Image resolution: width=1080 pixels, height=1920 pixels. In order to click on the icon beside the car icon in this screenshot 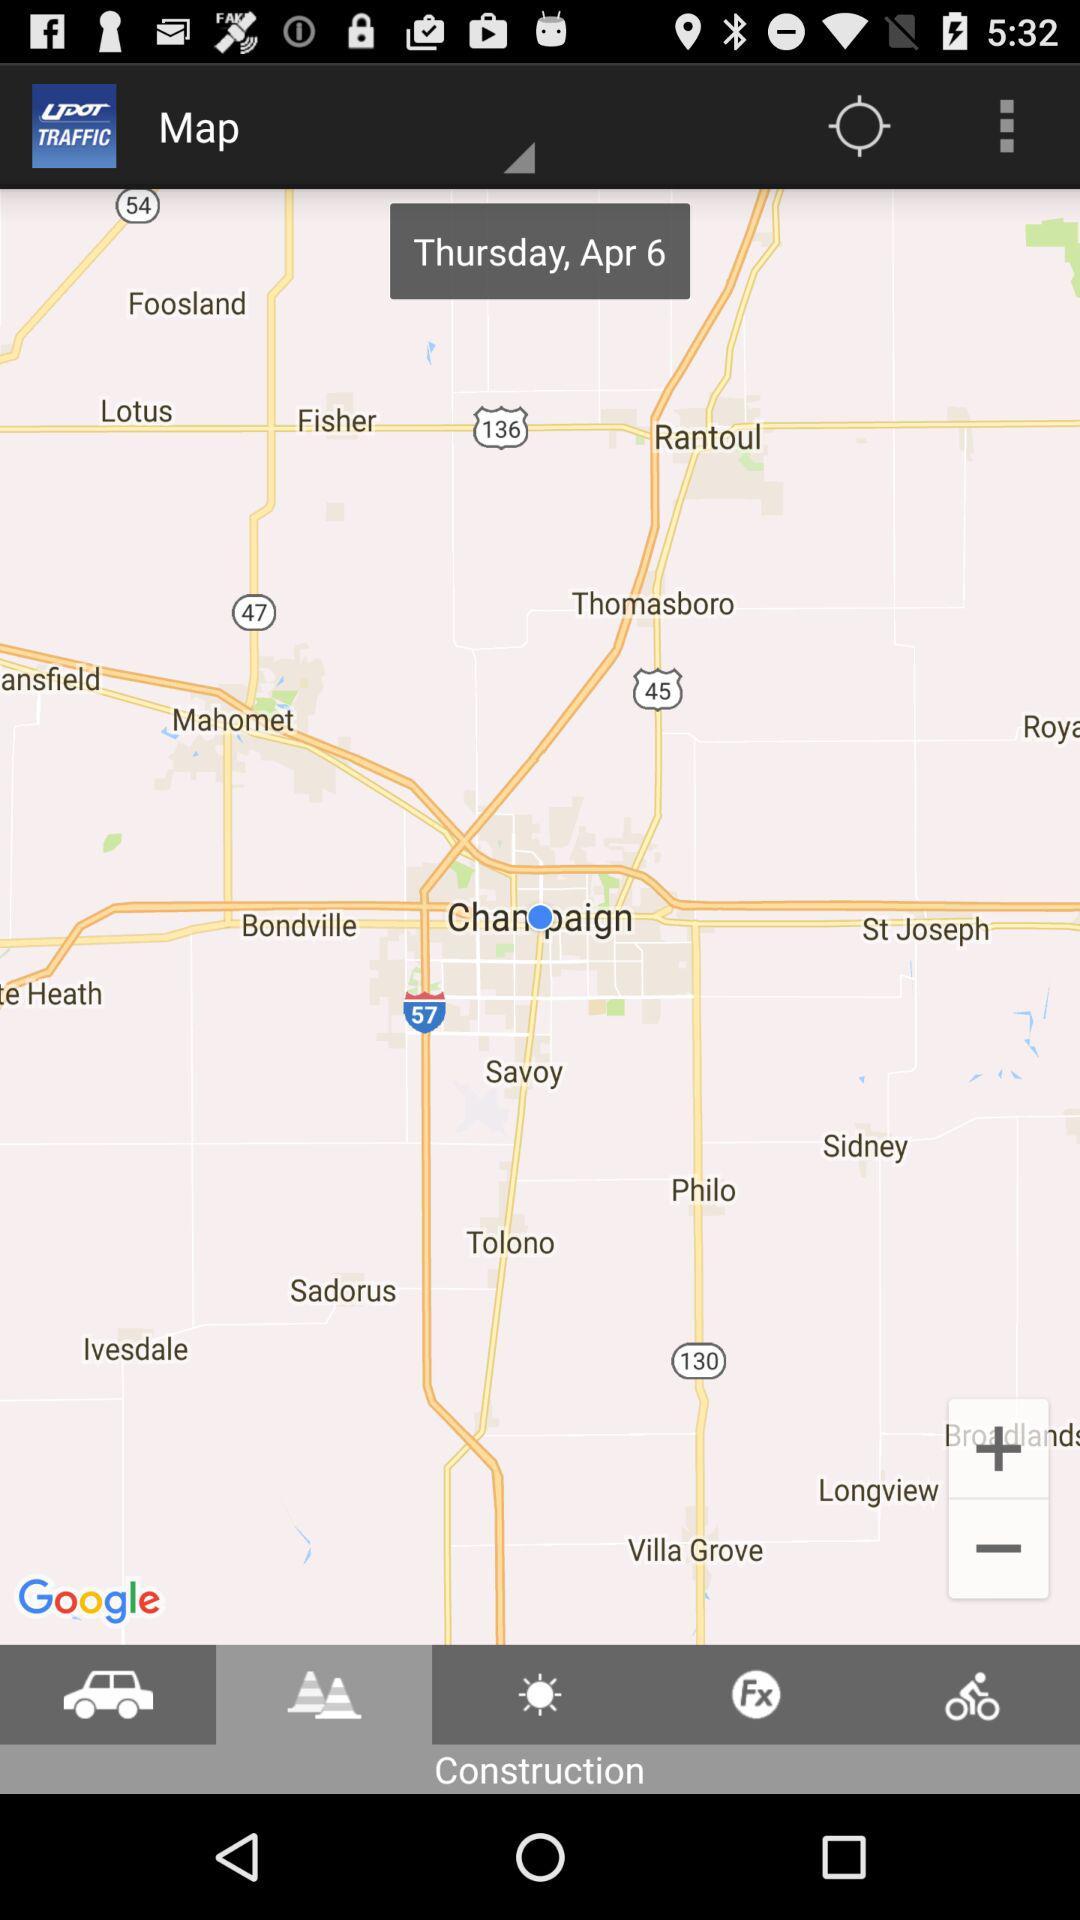, I will do `click(323, 1693)`.